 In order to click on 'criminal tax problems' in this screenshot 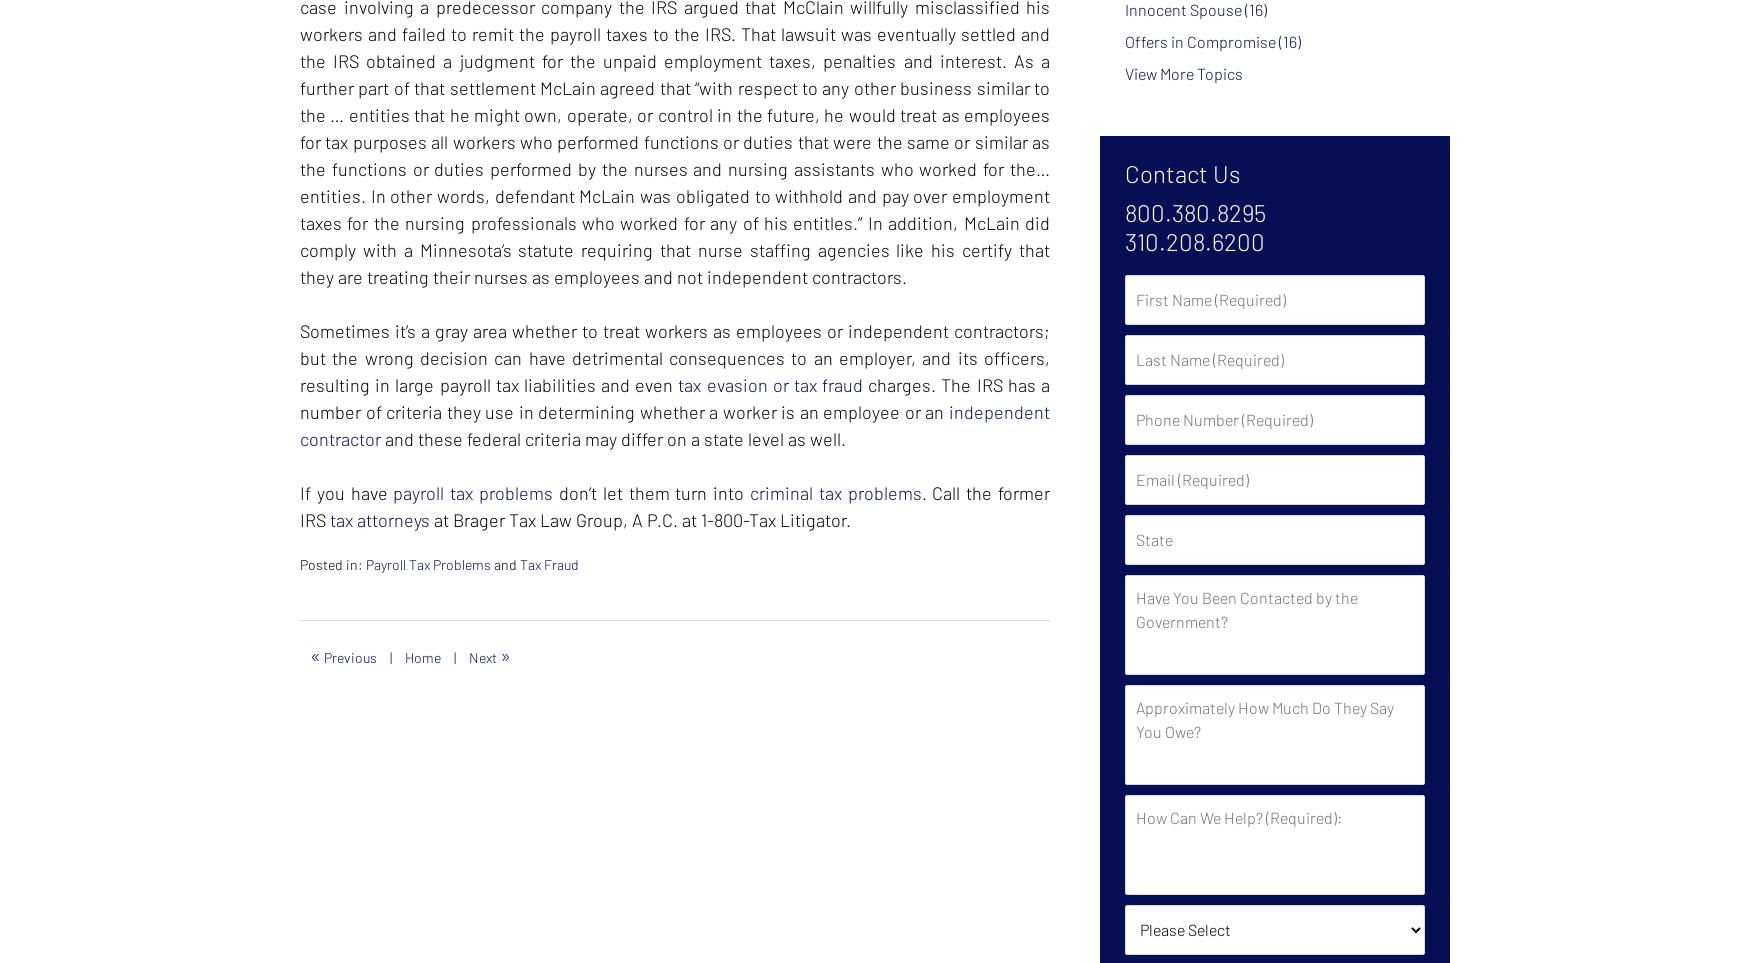, I will do `click(749, 492)`.